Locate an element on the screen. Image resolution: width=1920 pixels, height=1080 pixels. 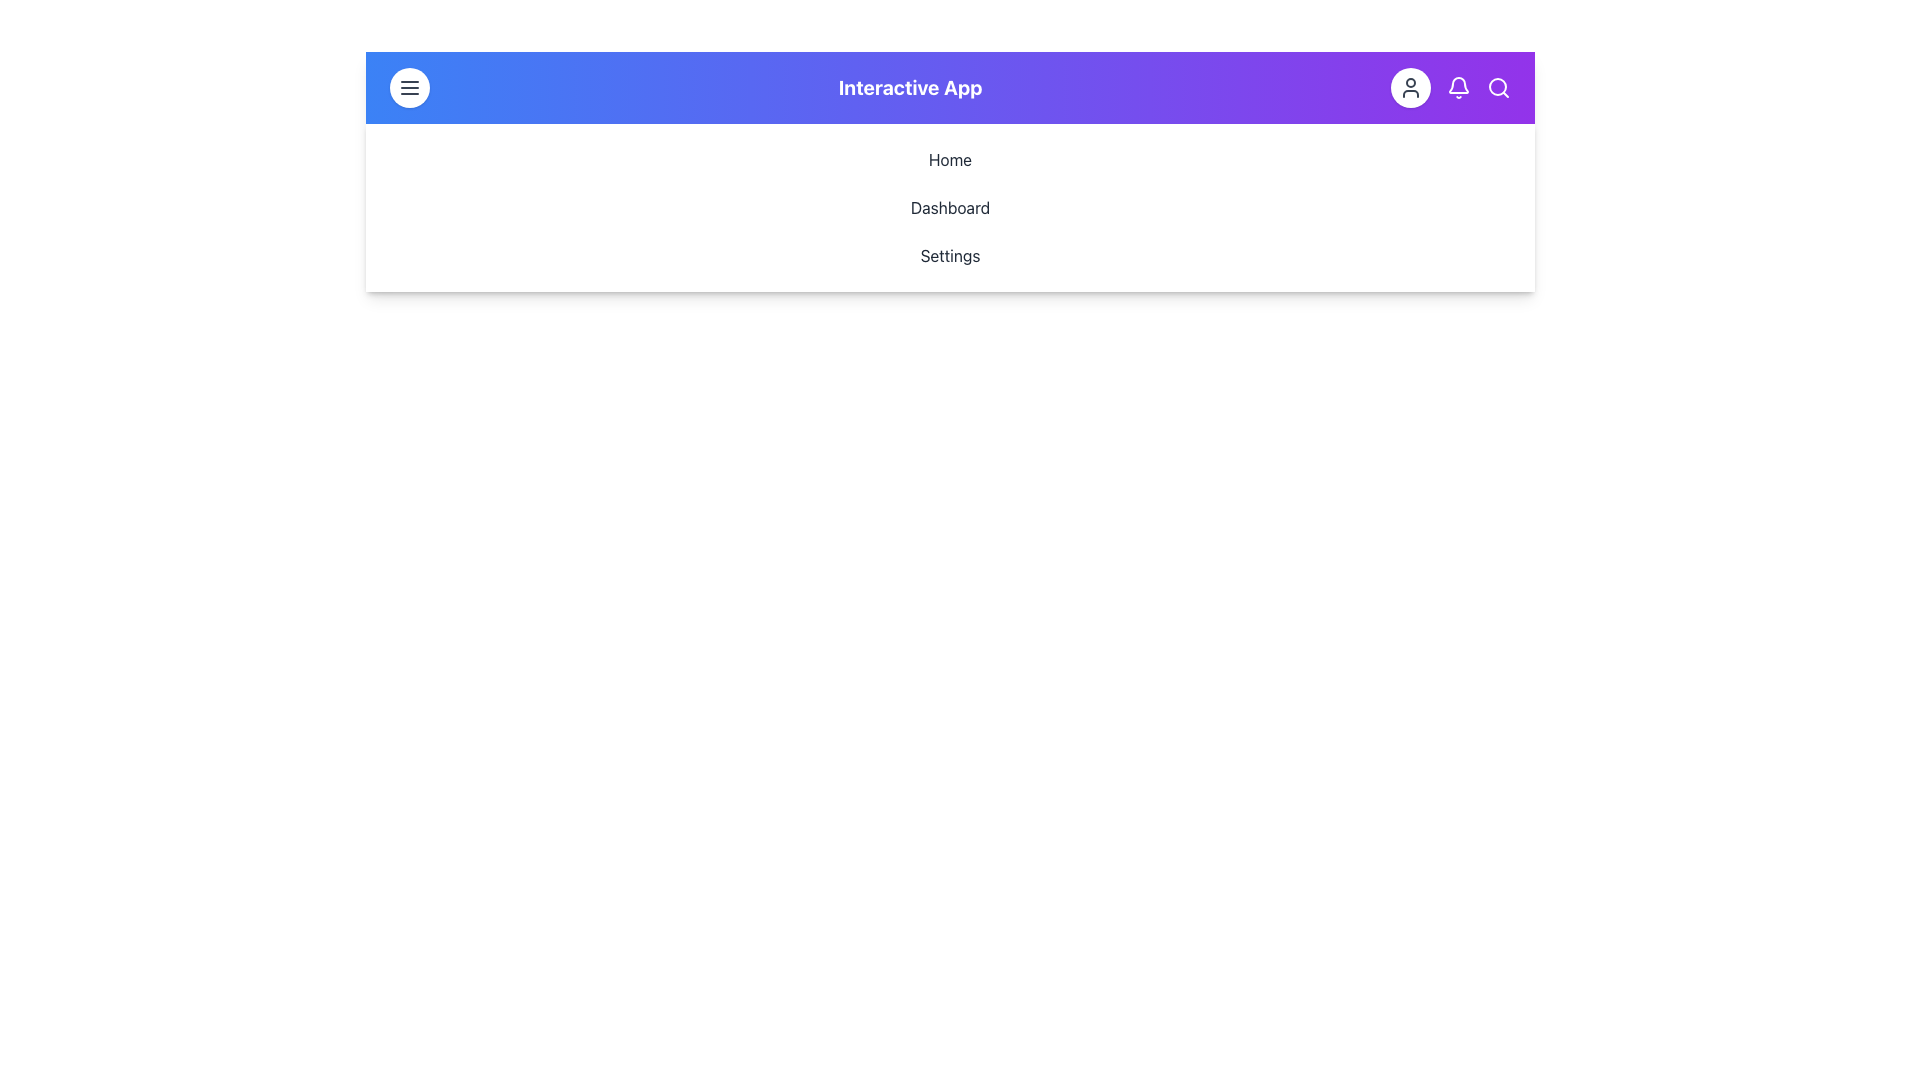
the hamburger menu icon located at the upper-left corner of the navigation bar is located at coordinates (408, 87).